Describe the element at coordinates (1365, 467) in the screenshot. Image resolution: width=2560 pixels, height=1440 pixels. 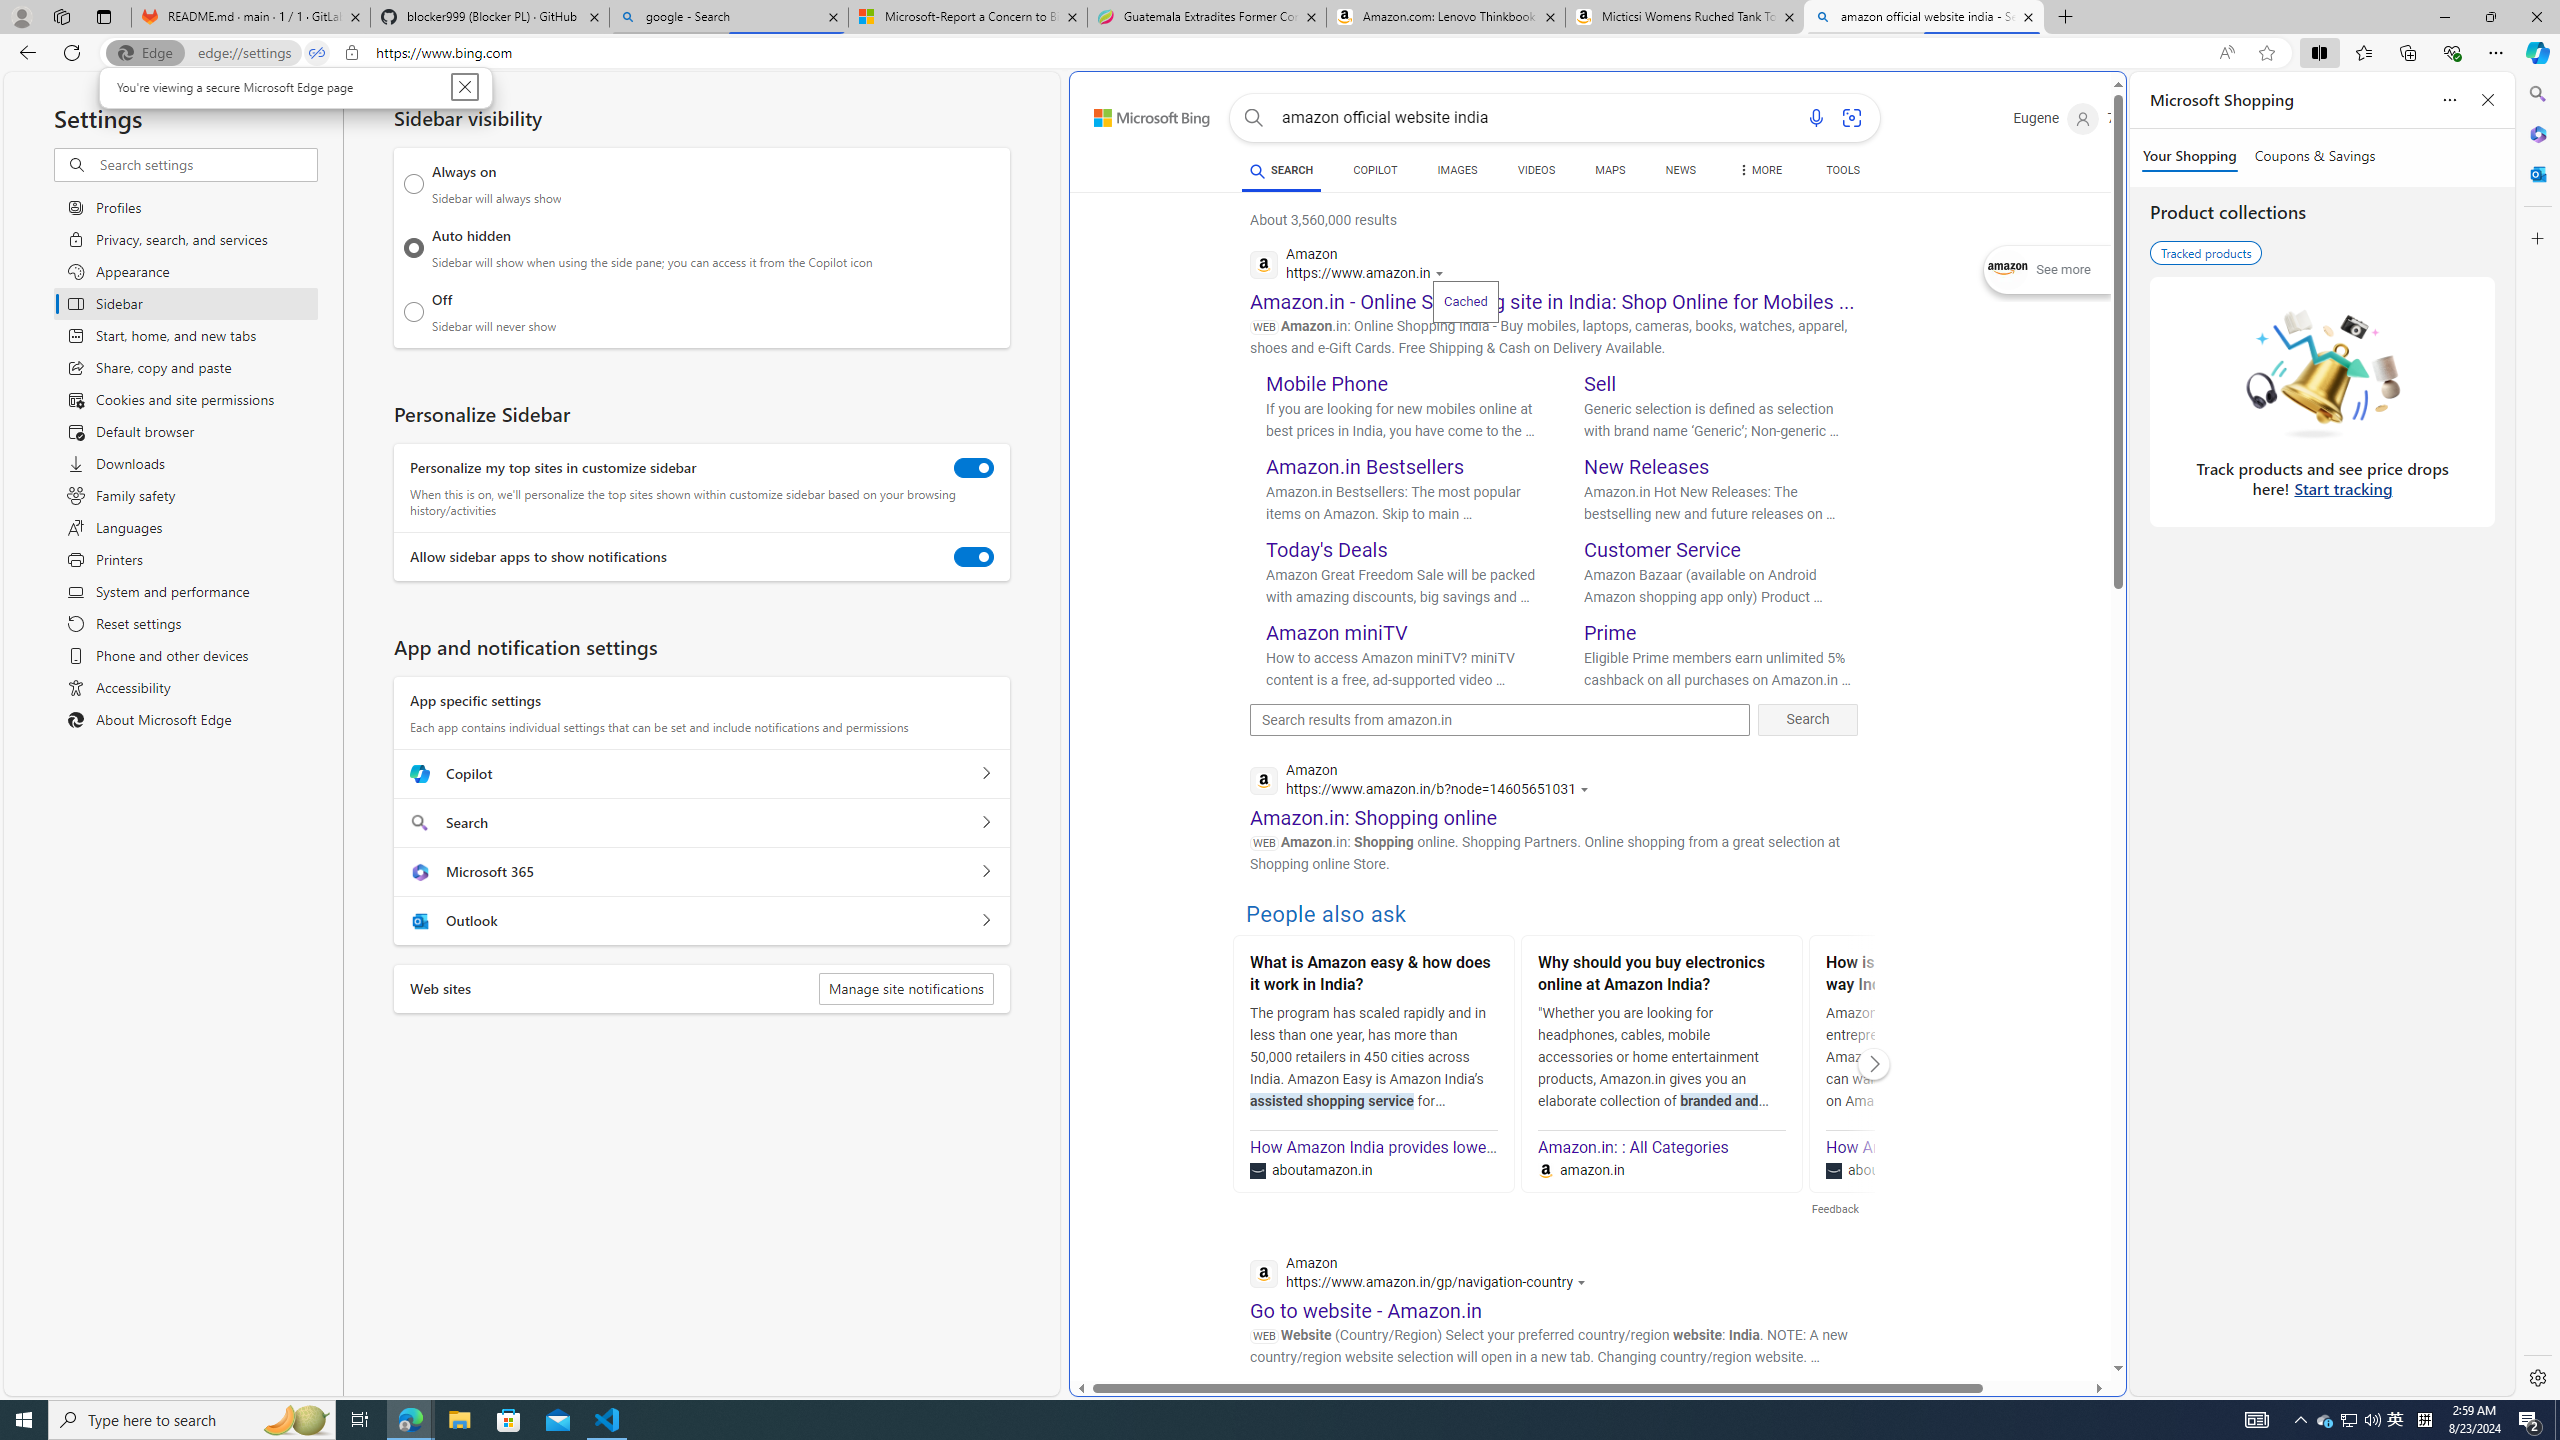
I see `'Amazon.in Bestsellers'` at that location.